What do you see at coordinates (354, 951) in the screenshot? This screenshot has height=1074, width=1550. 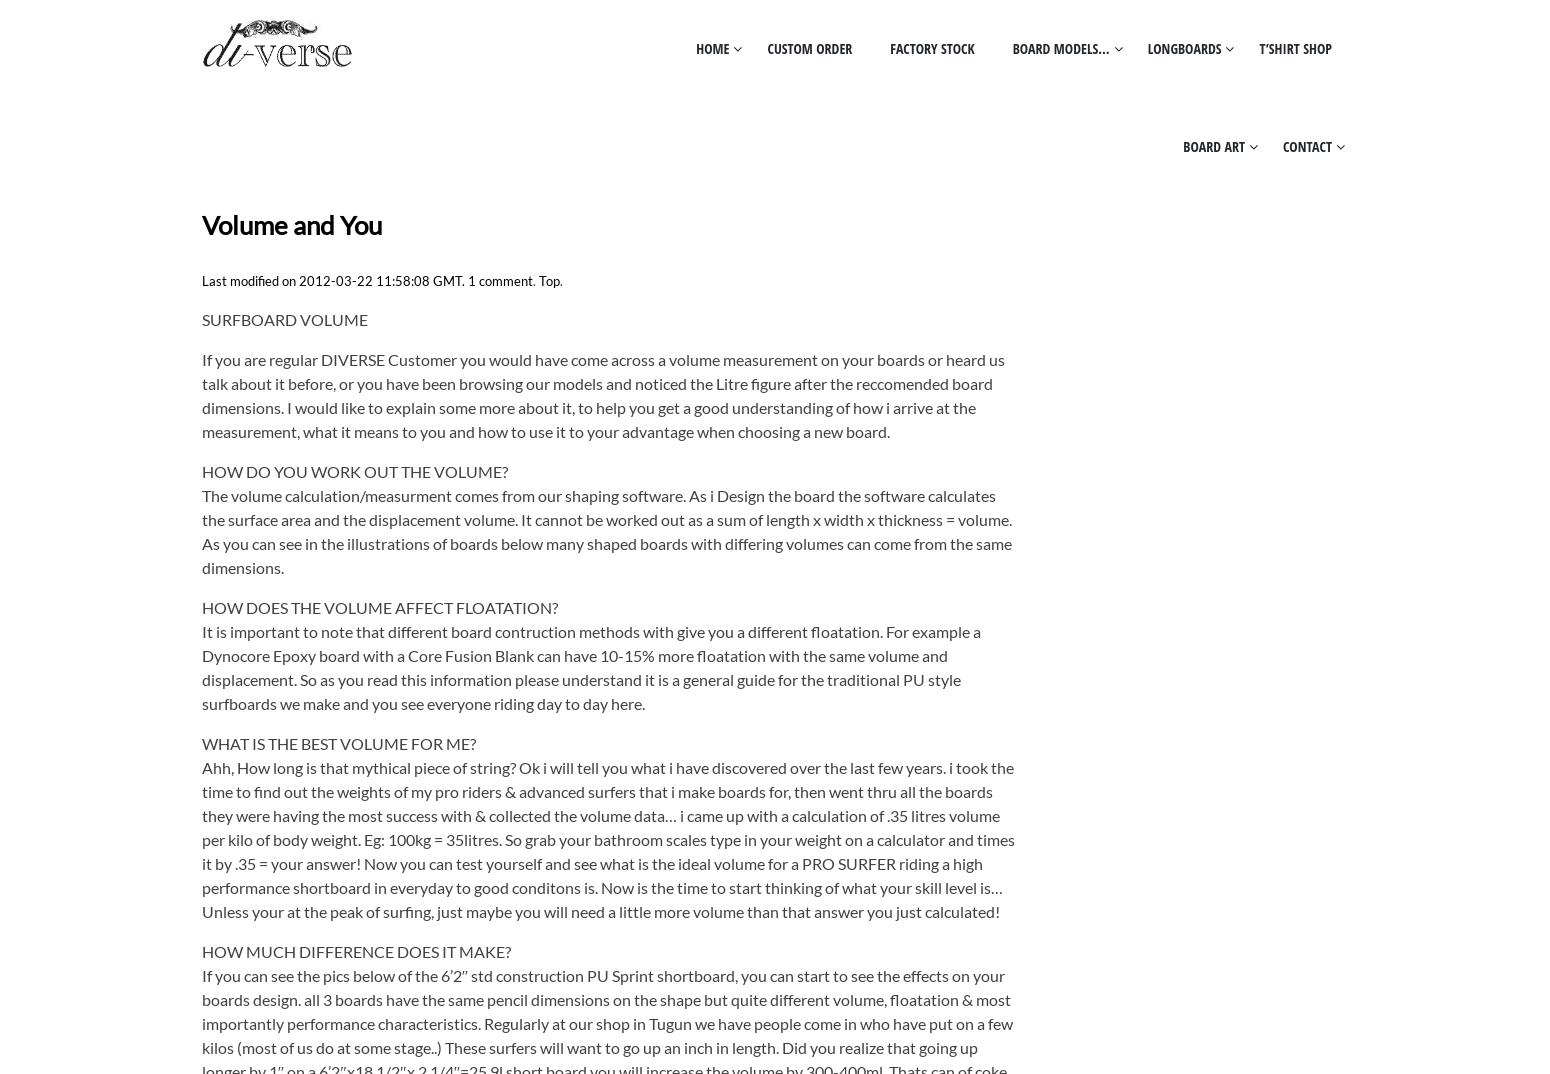 I see `'HOW MUCH DIFFERENCE DOES IT MAKE?'` at bounding box center [354, 951].